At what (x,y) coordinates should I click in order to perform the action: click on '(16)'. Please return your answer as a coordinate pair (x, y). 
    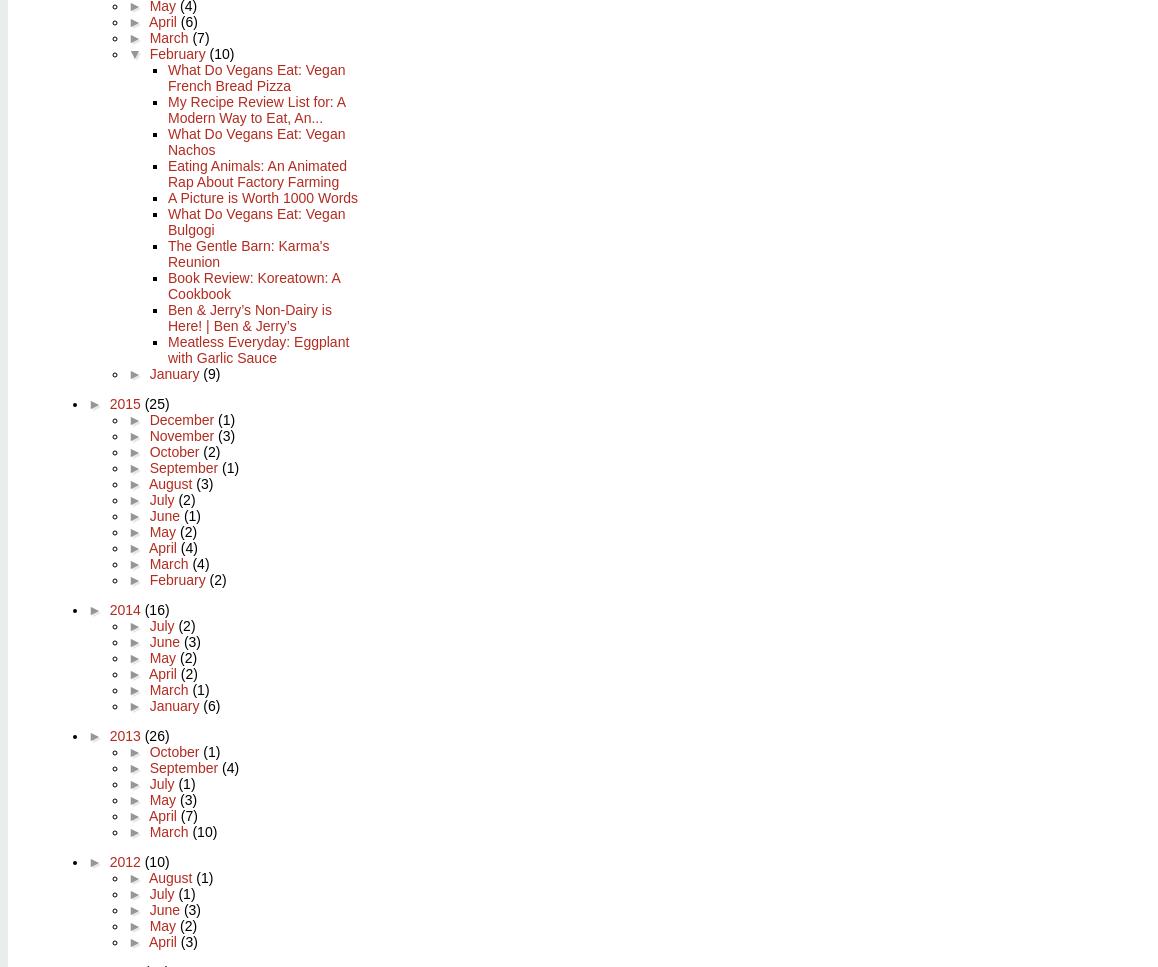
    Looking at the image, I should click on (155, 609).